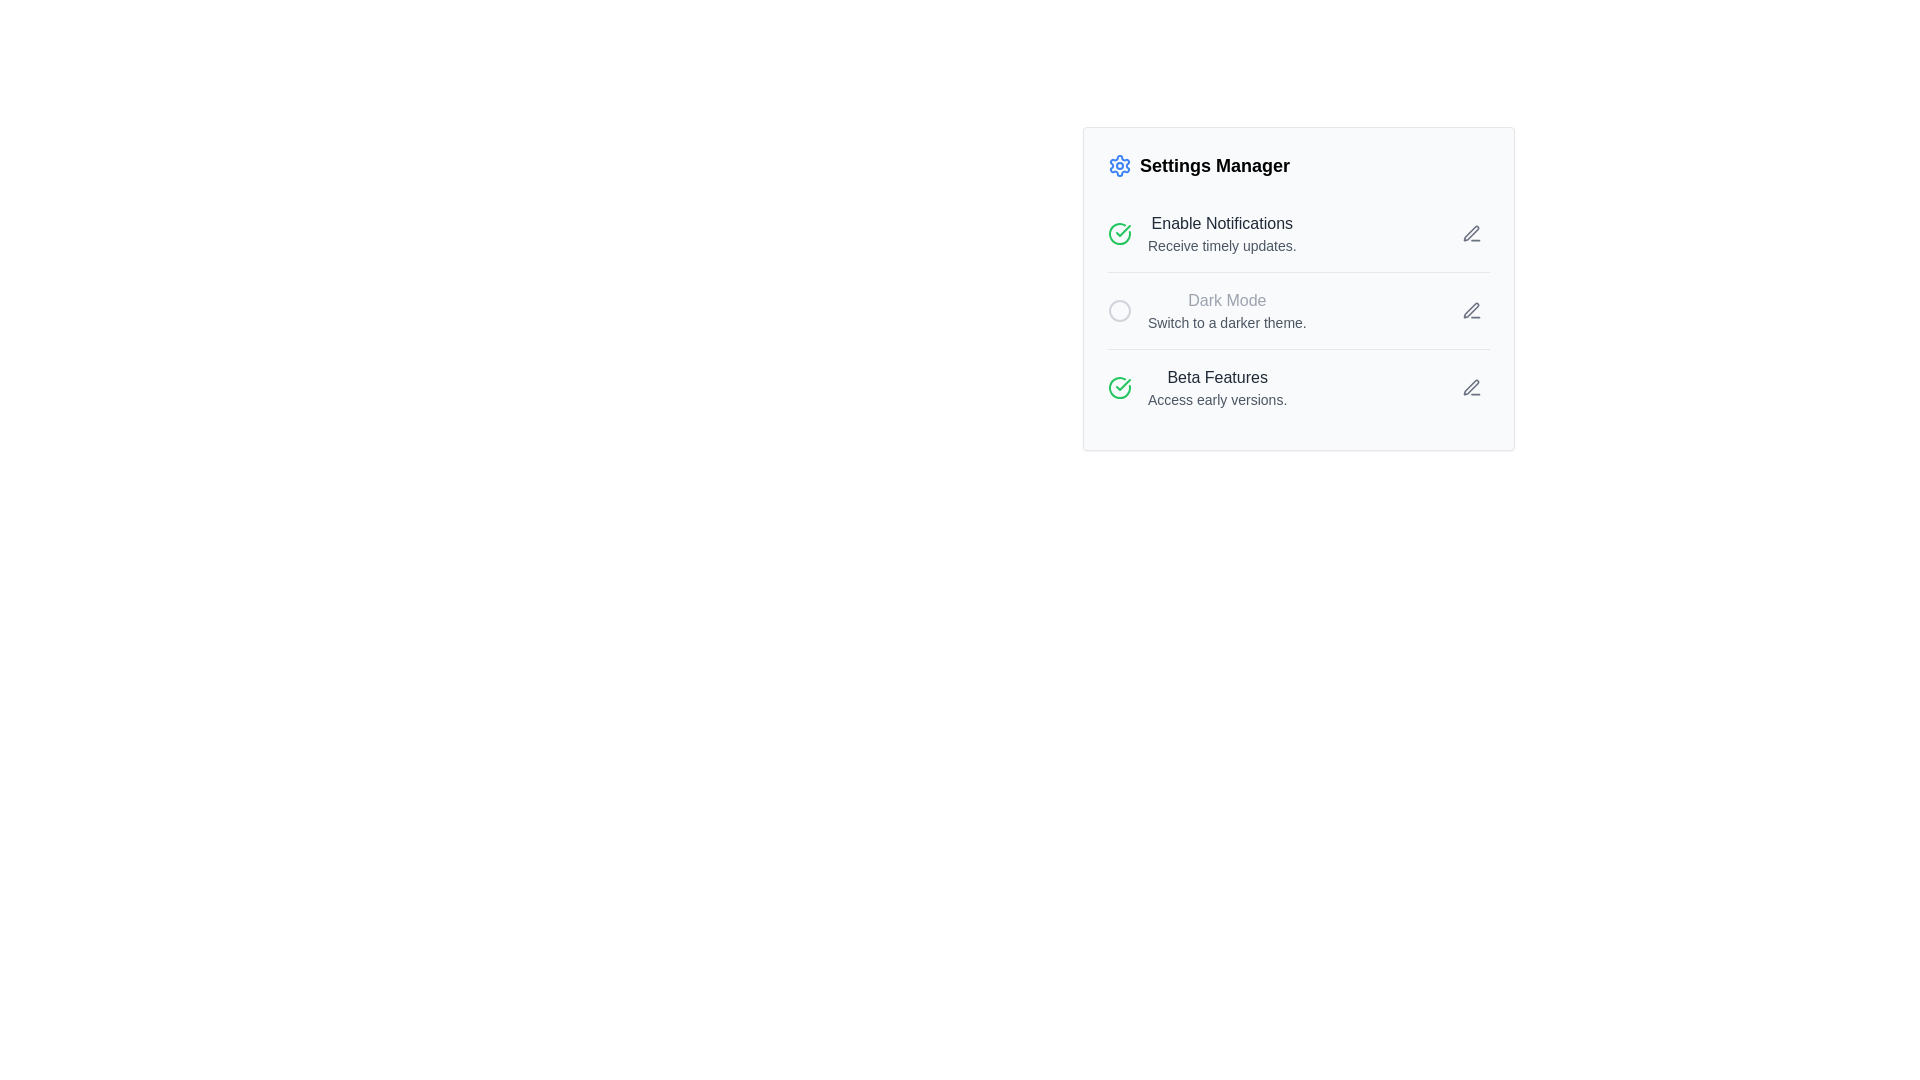 This screenshot has width=1920, height=1080. Describe the element at coordinates (1118, 164) in the screenshot. I see `the leftmost icon in the 'Settings Manager' section` at that location.